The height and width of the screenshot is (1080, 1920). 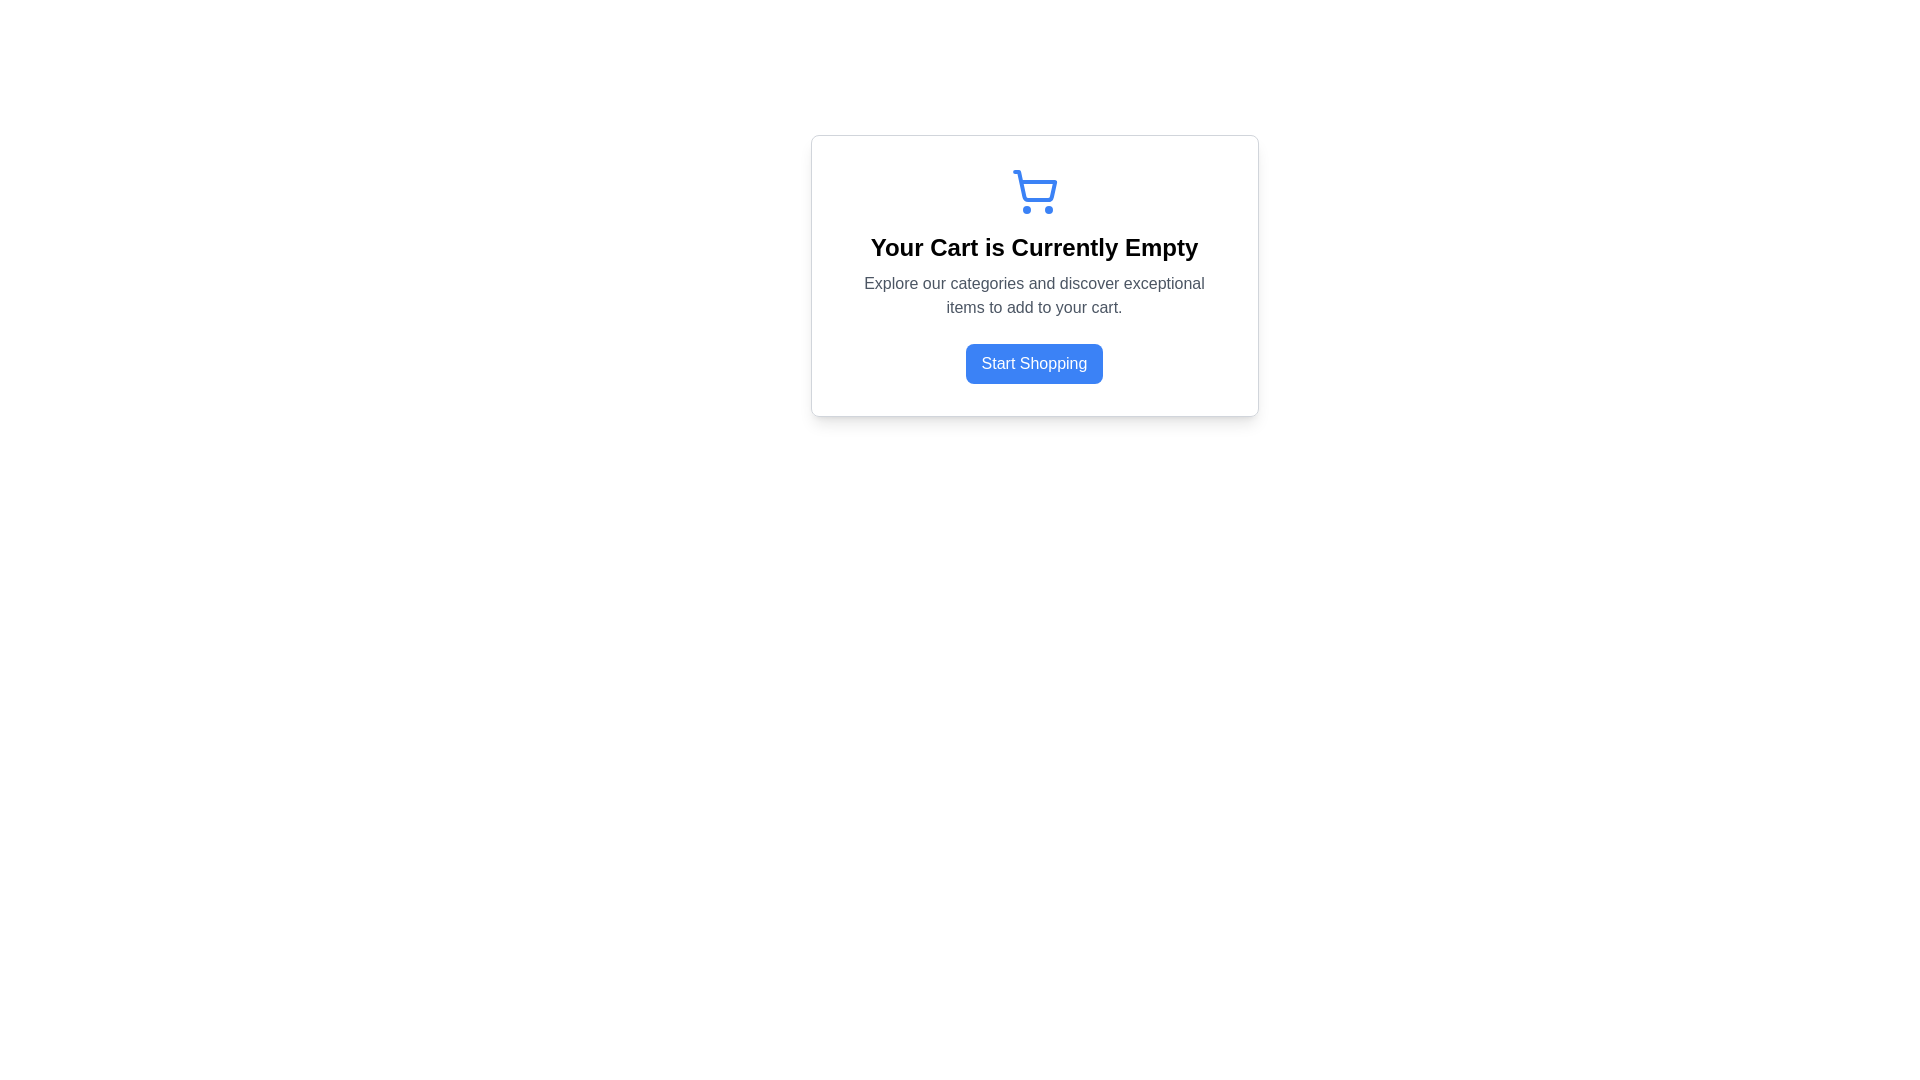 I want to click on the text block that says 'Explore our categories and discover exceptional items to add to your cart.', which is styled in gray and located centrally within the card below the header 'Your Cart is Currently Empty', so click(x=1034, y=296).